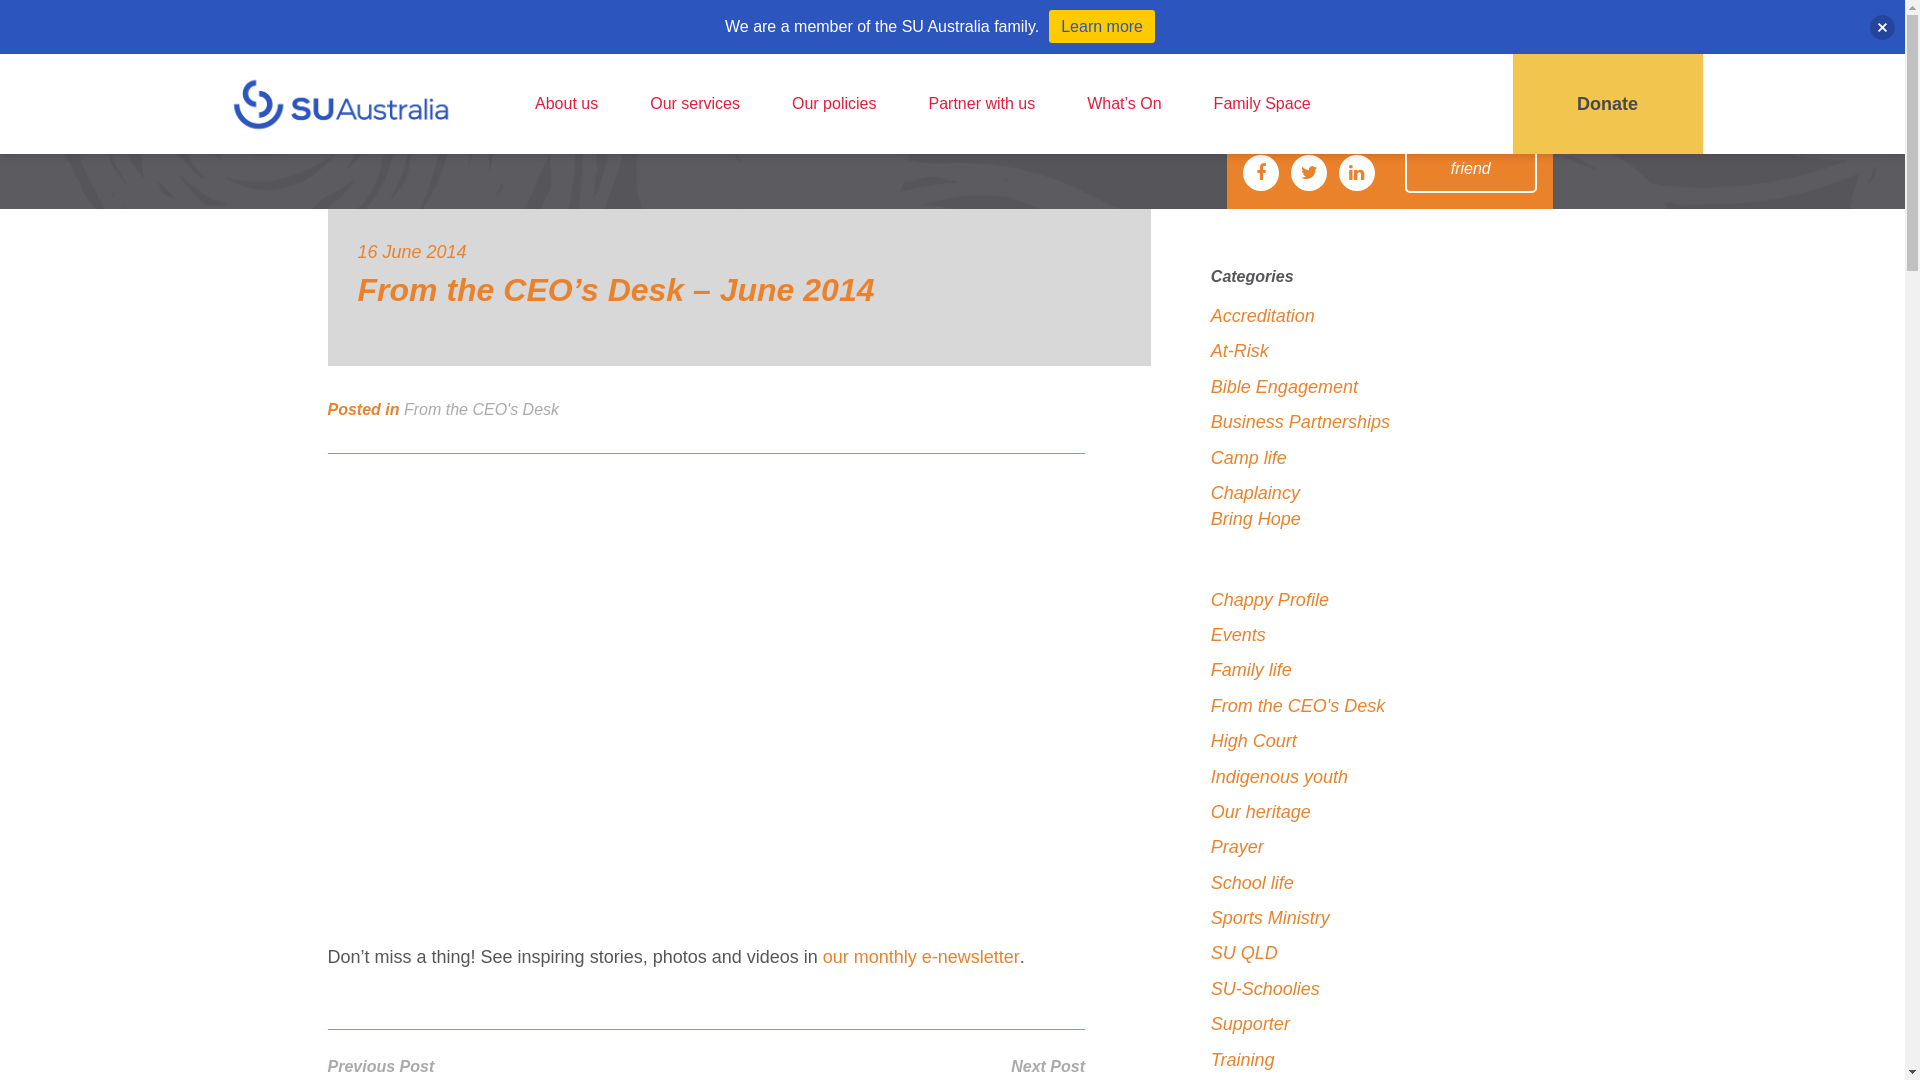  Describe the element at coordinates (1250, 670) in the screenshot. I see `'Family life'` at that location.